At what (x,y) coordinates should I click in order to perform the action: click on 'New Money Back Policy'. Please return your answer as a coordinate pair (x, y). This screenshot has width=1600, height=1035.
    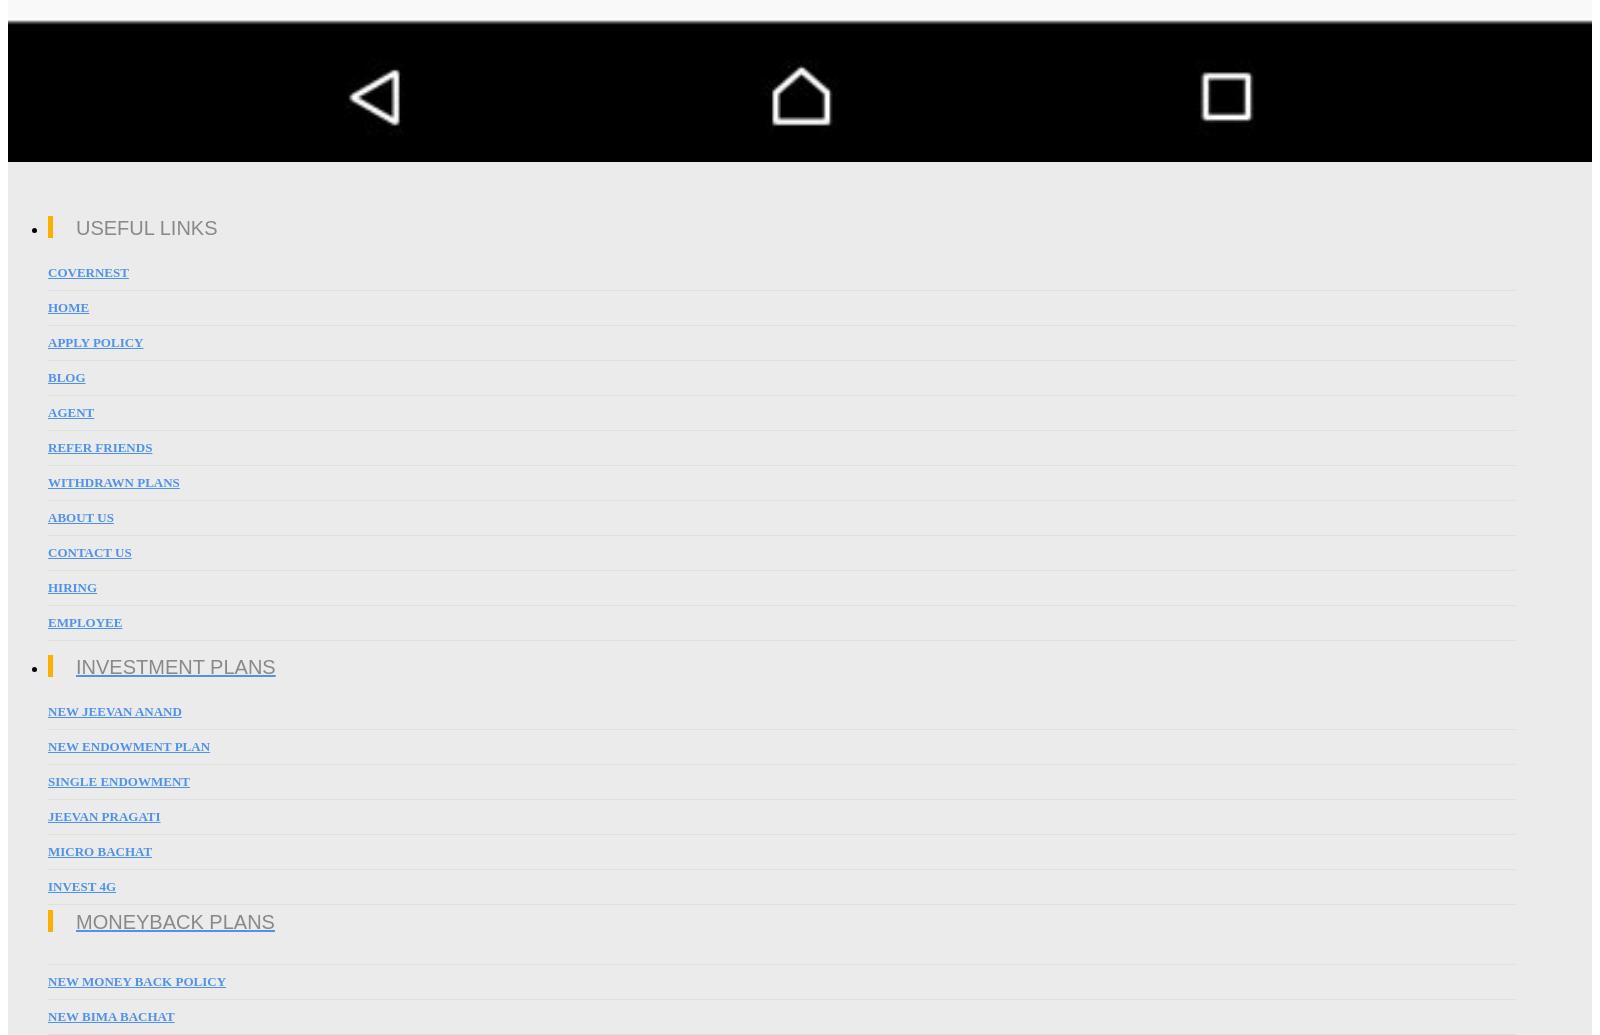
    Looking at the image, I should click on (47, 980).